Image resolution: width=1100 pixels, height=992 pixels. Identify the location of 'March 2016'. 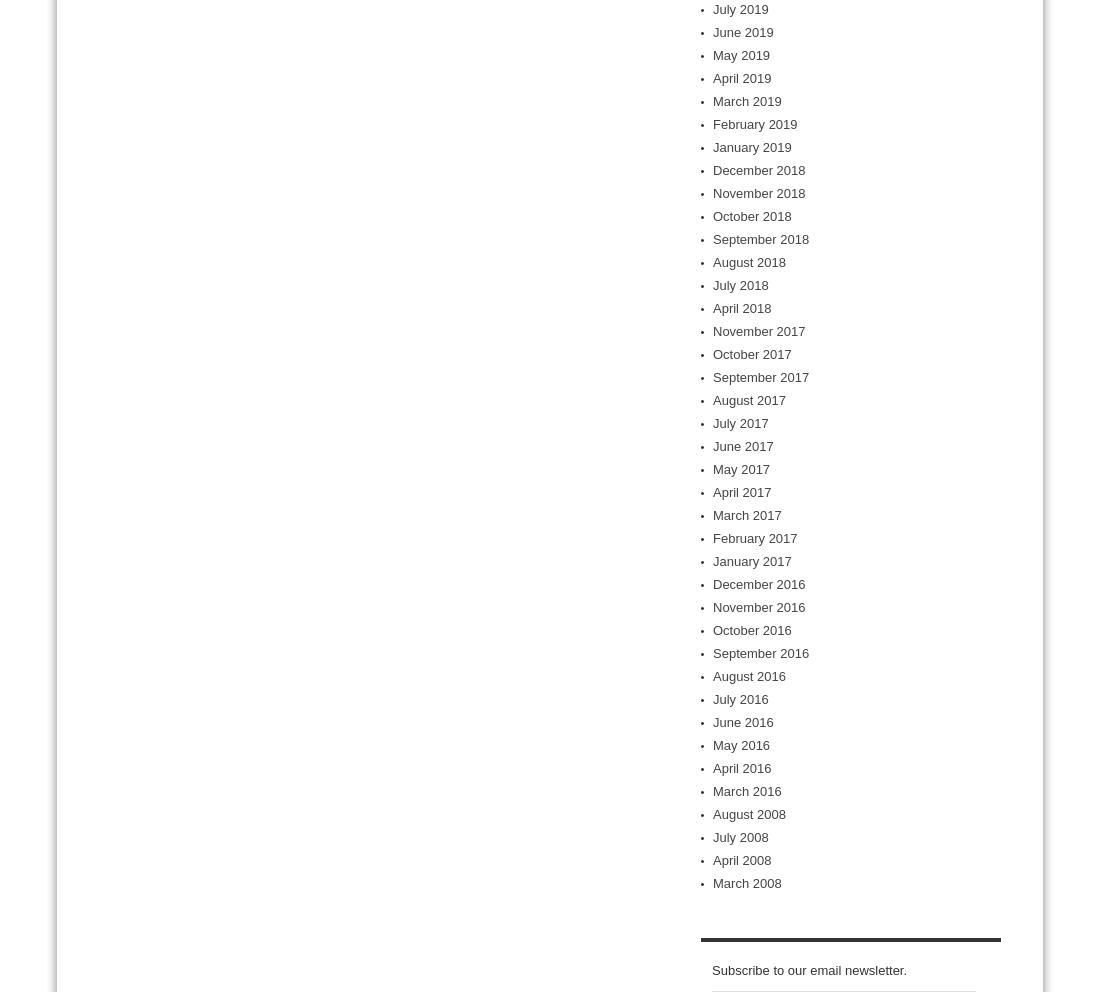
(746, 791).